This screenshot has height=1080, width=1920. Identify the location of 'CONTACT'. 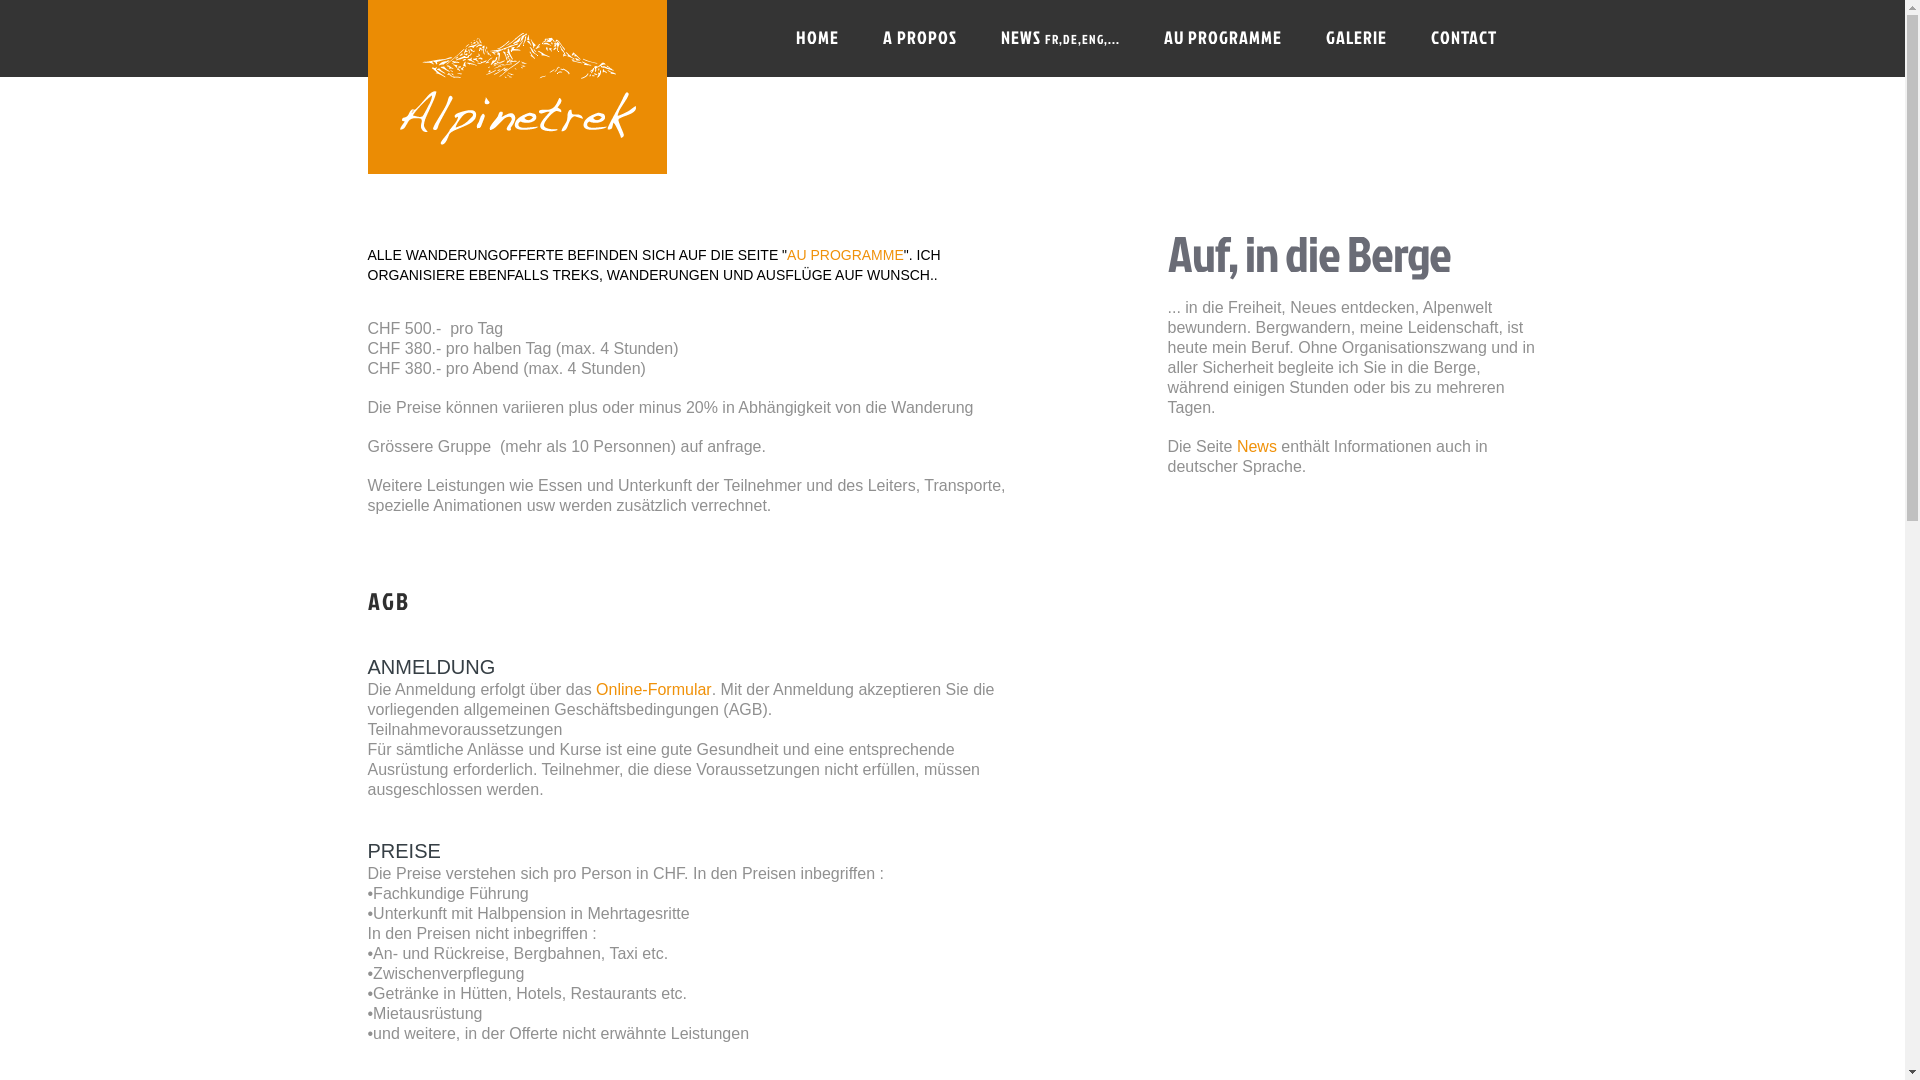
(1463, 38).